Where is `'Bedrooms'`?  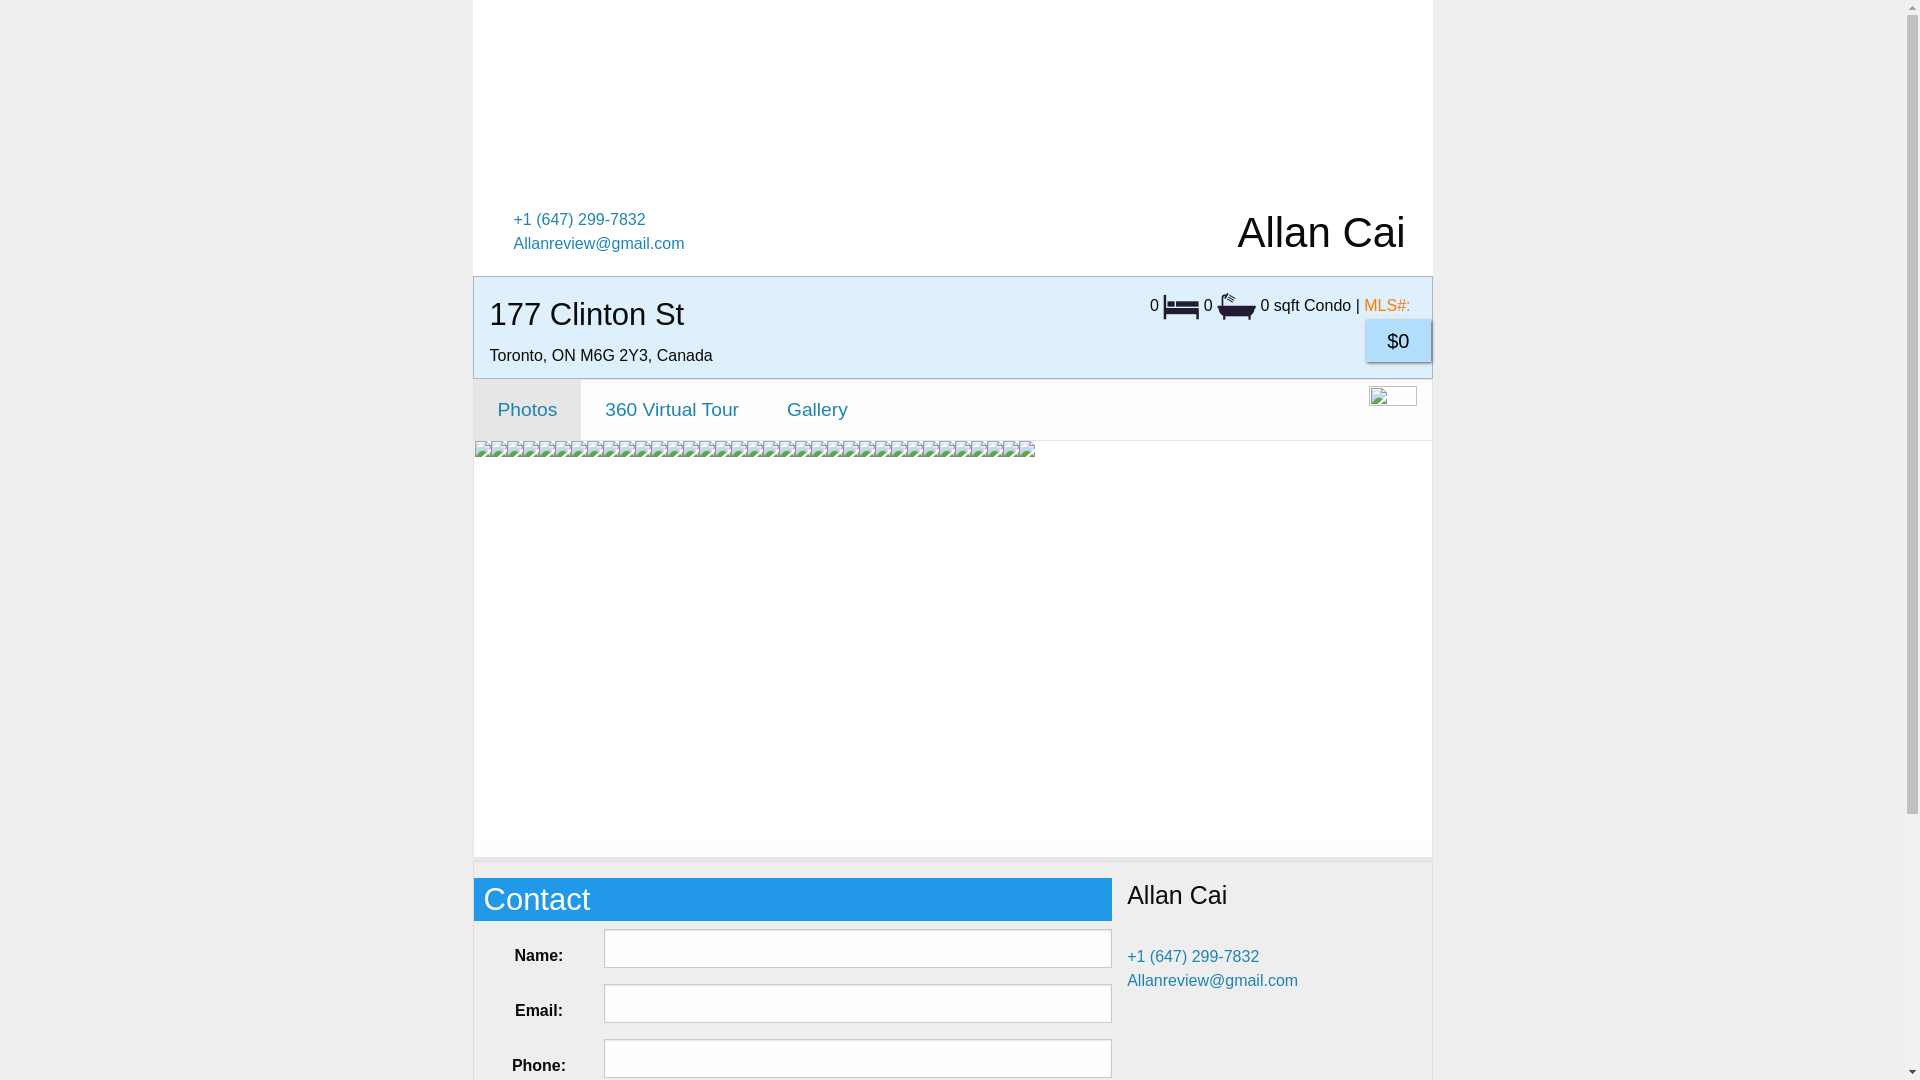
'Bedrooms' is located at coordinates (1180, 307).